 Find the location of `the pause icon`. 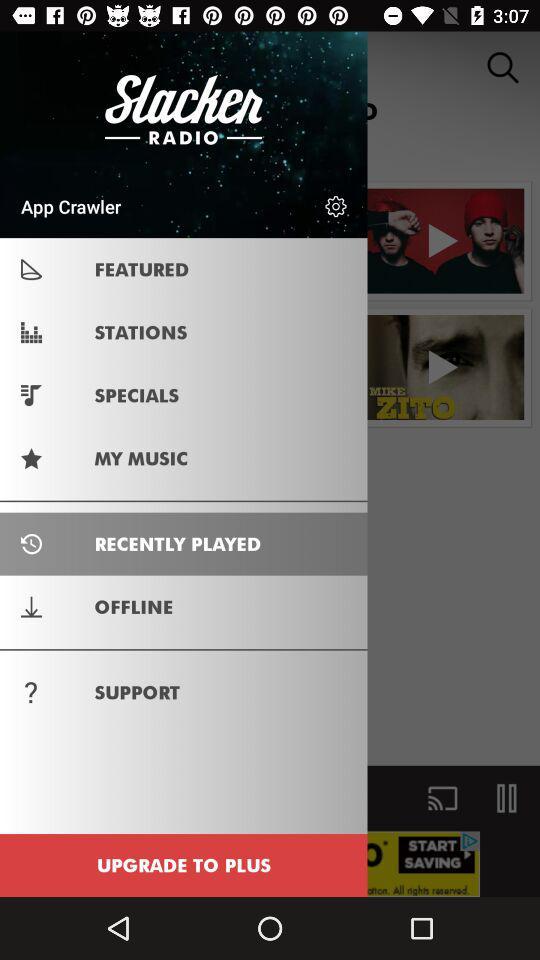

the pause icon is located at coordinates (507, 798).